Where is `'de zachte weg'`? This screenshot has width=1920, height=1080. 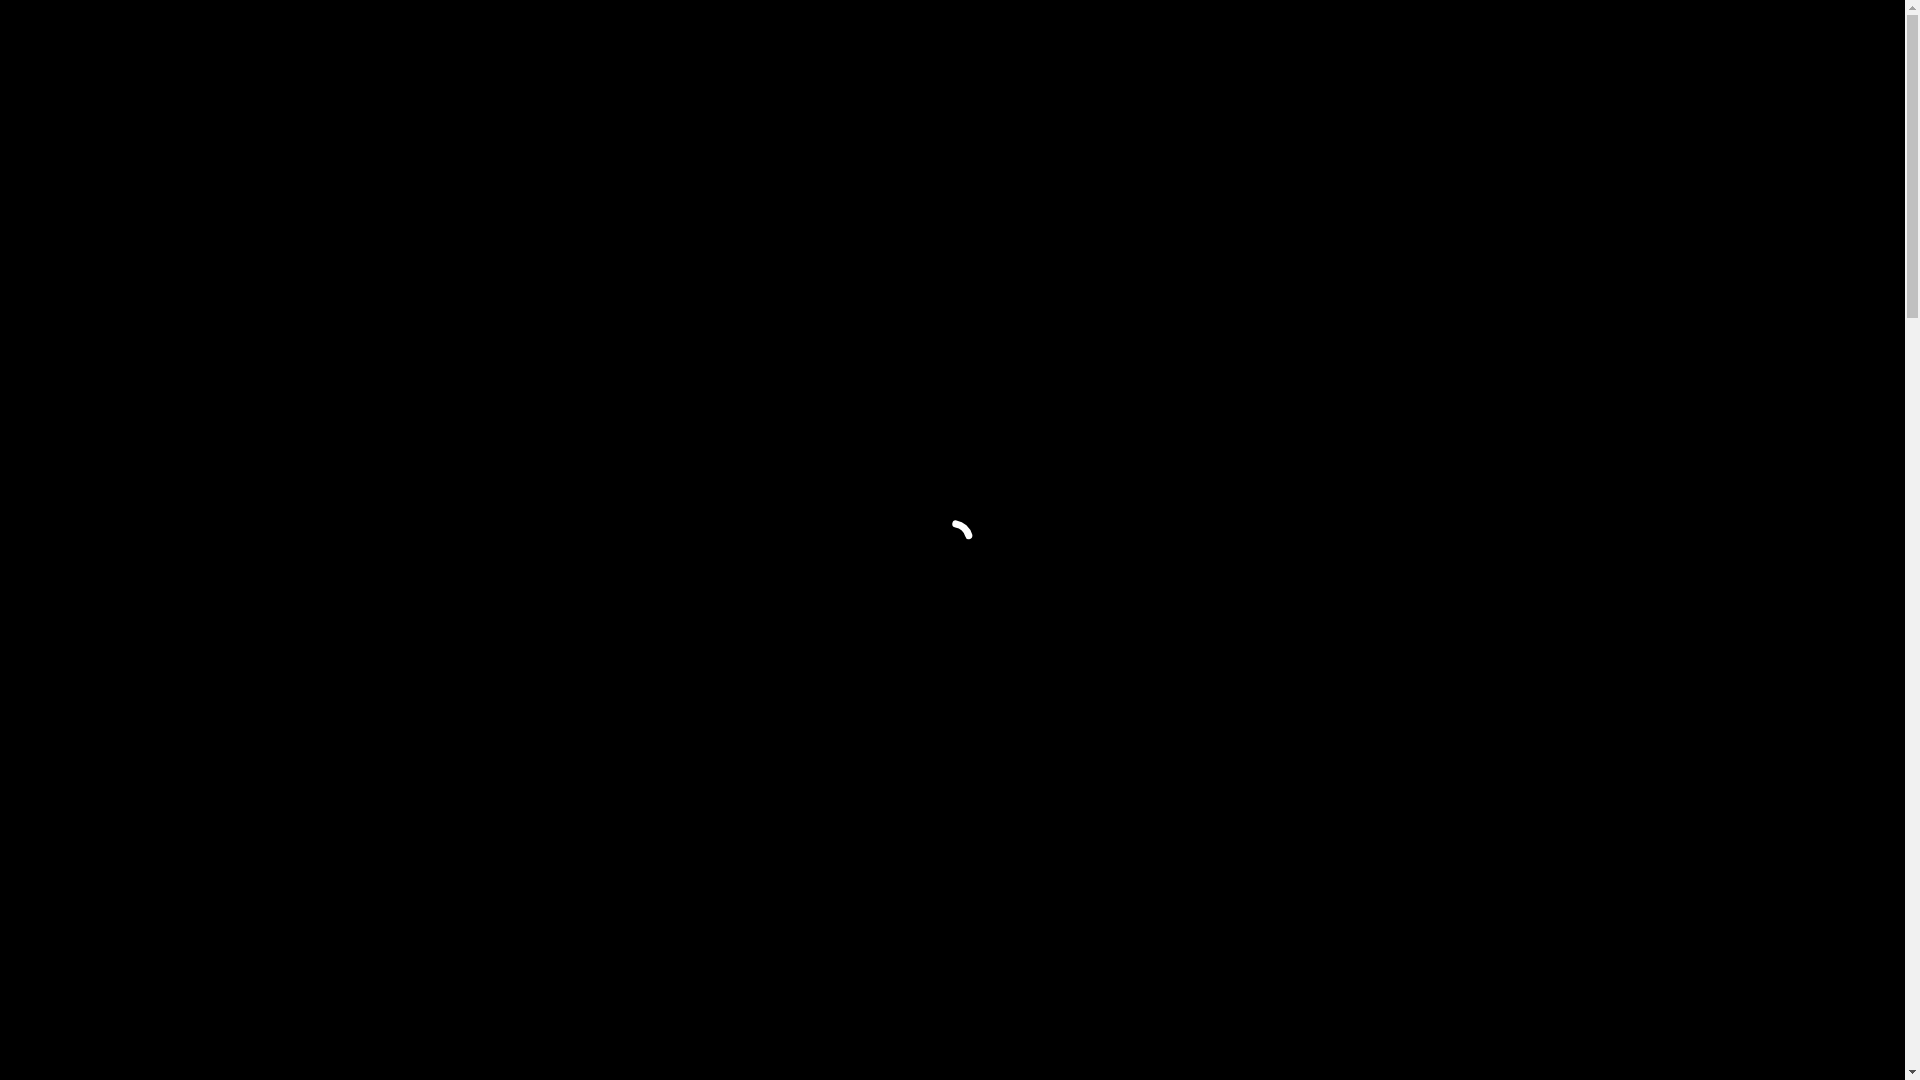 'de zachte weg' is located at coordinates (1316, 815).